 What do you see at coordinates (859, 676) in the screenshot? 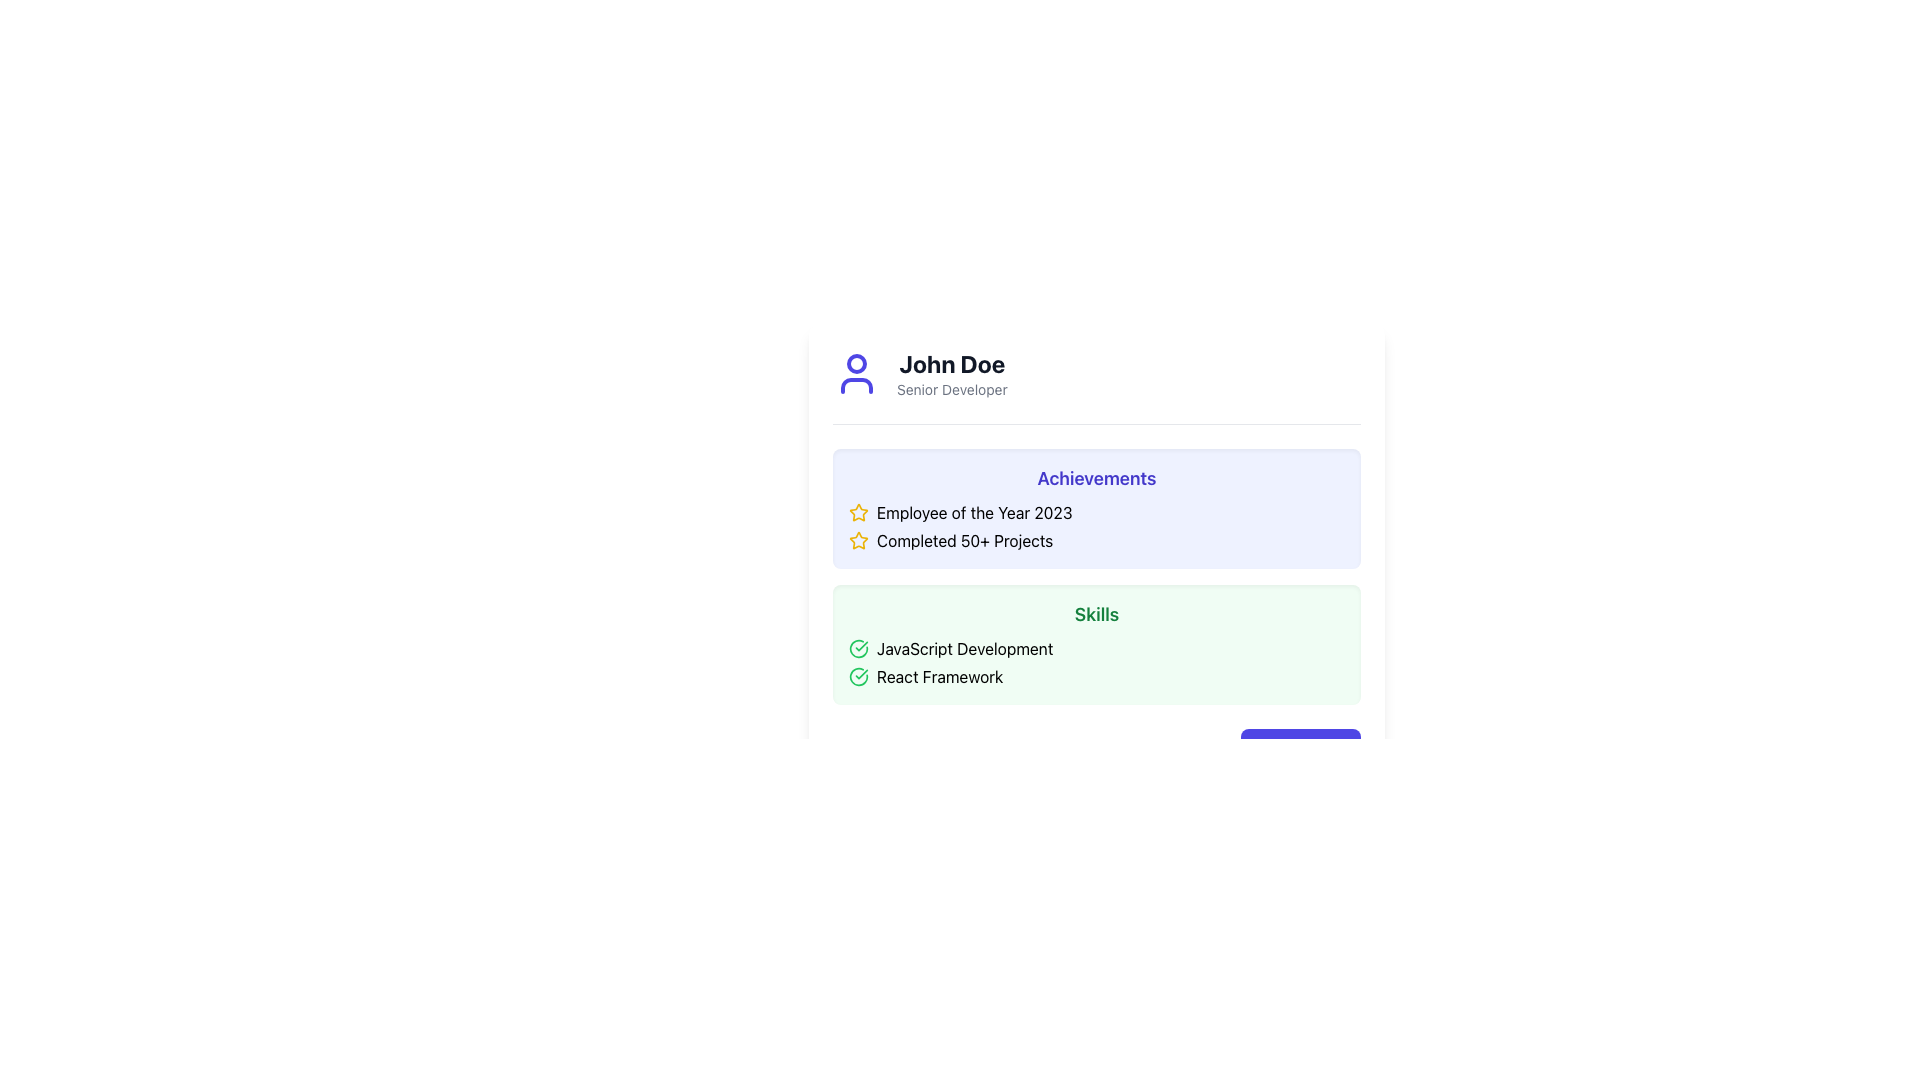
I see `the status indicator represented by the circular SVG icon with a checkmark, which is located adjacent to the 'React Framework' text in the 'Skills' section` at bounding box center [859, 676].